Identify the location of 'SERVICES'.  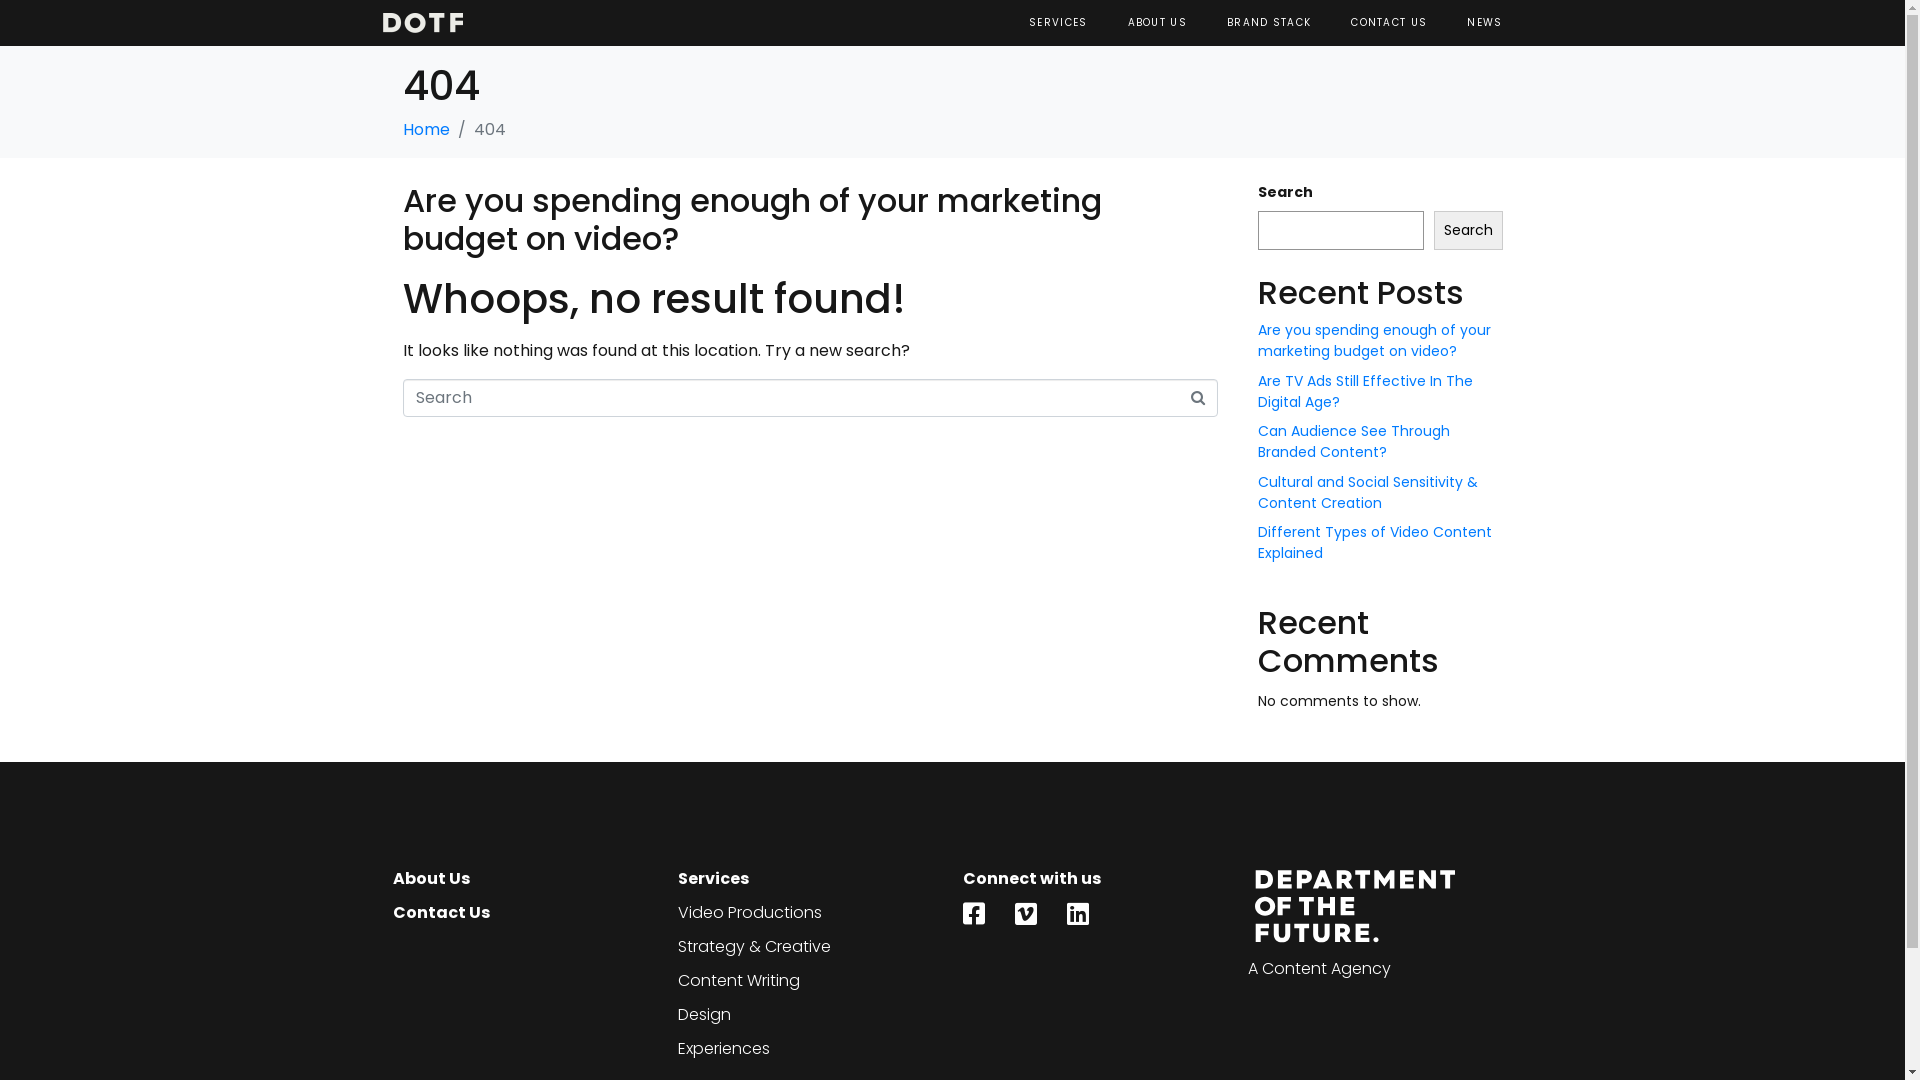
(1056, 23).